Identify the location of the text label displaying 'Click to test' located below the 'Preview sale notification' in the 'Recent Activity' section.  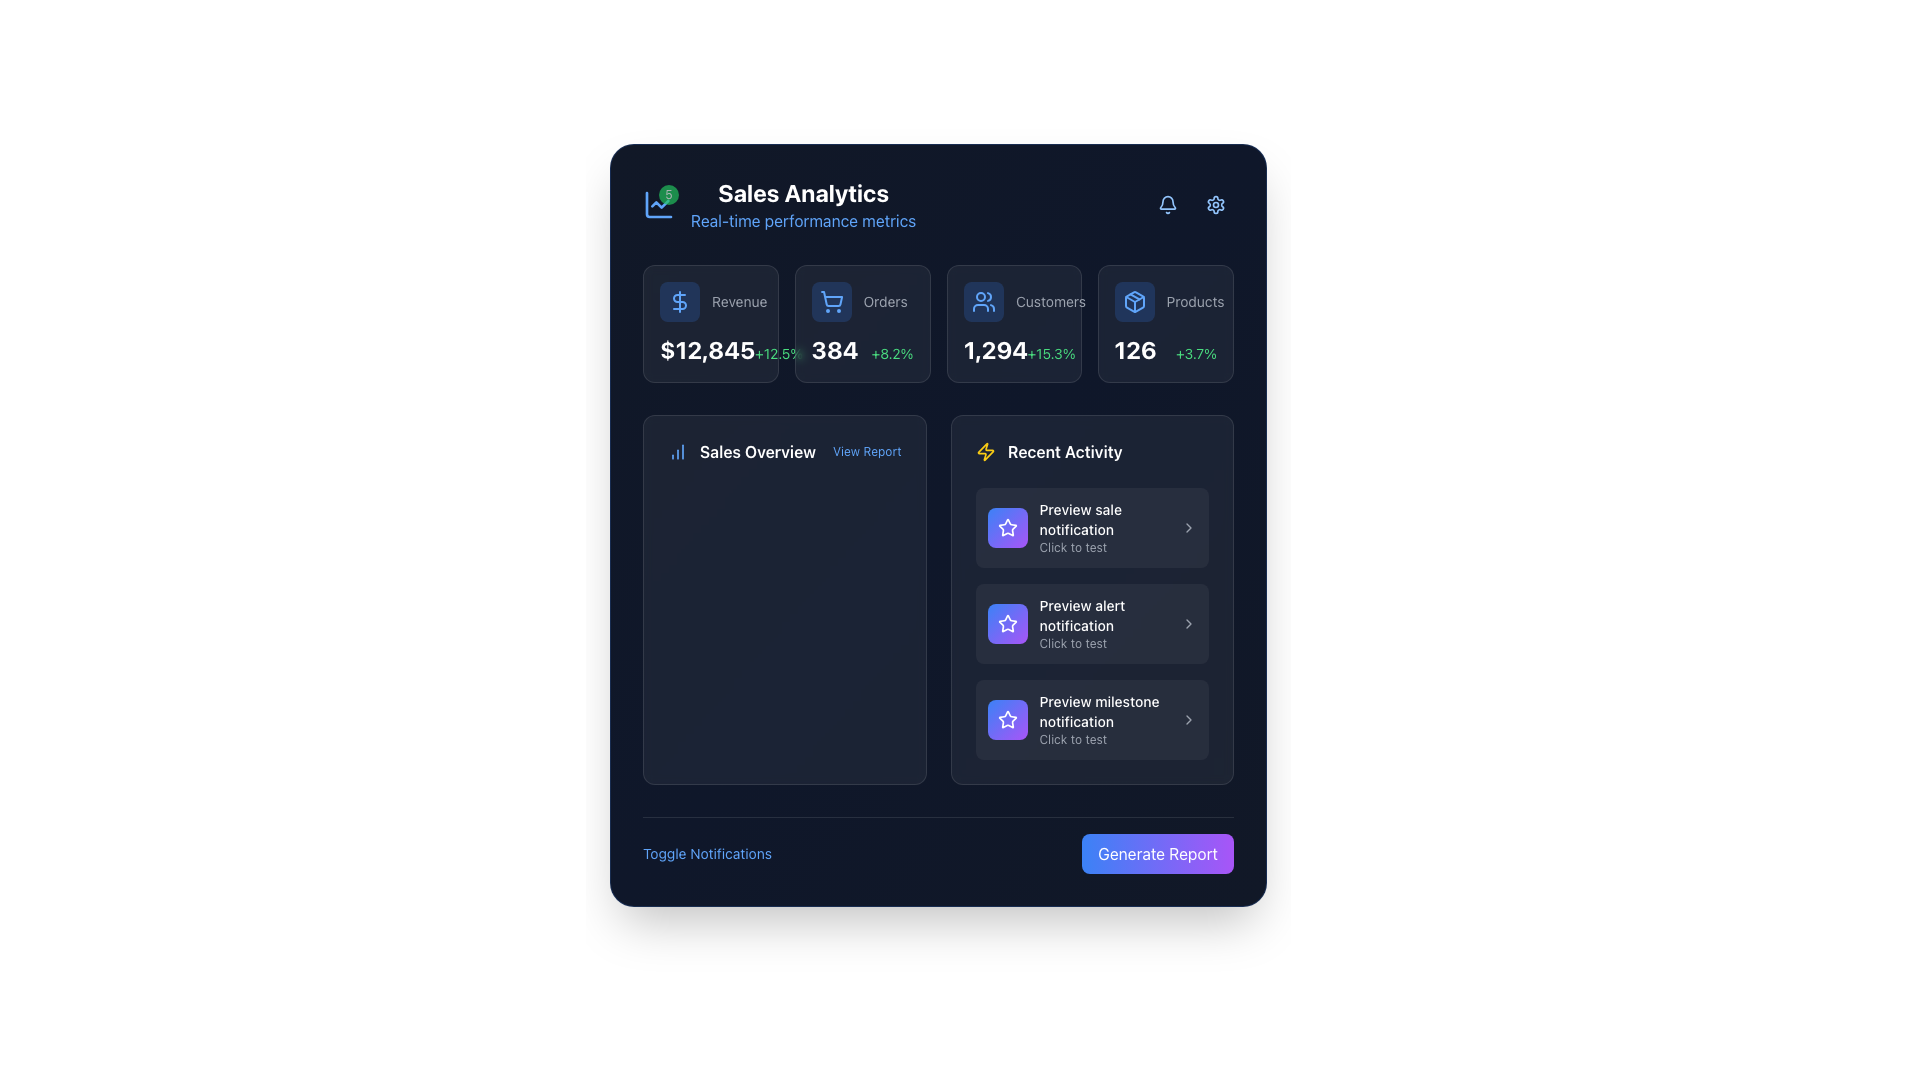
(1103, 547).